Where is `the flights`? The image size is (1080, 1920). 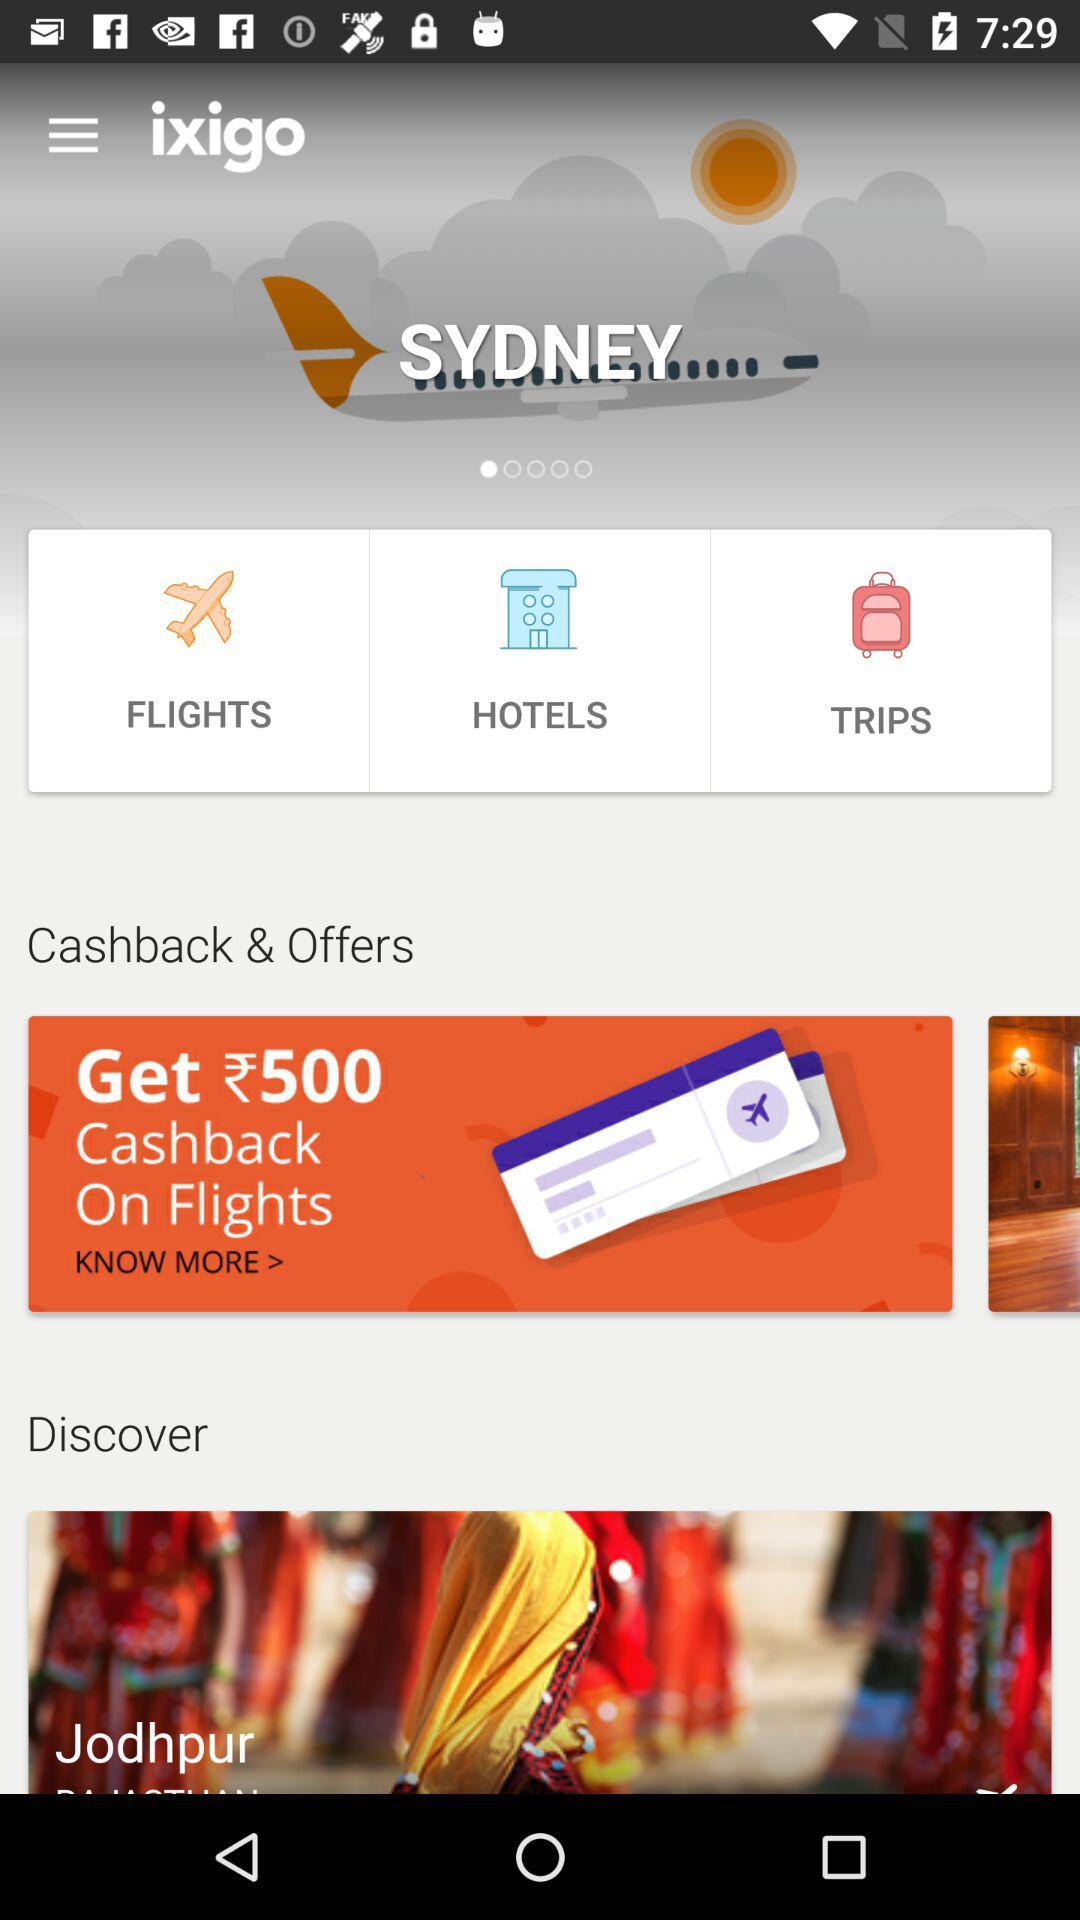
the flights is located at coordinates (198, 660).